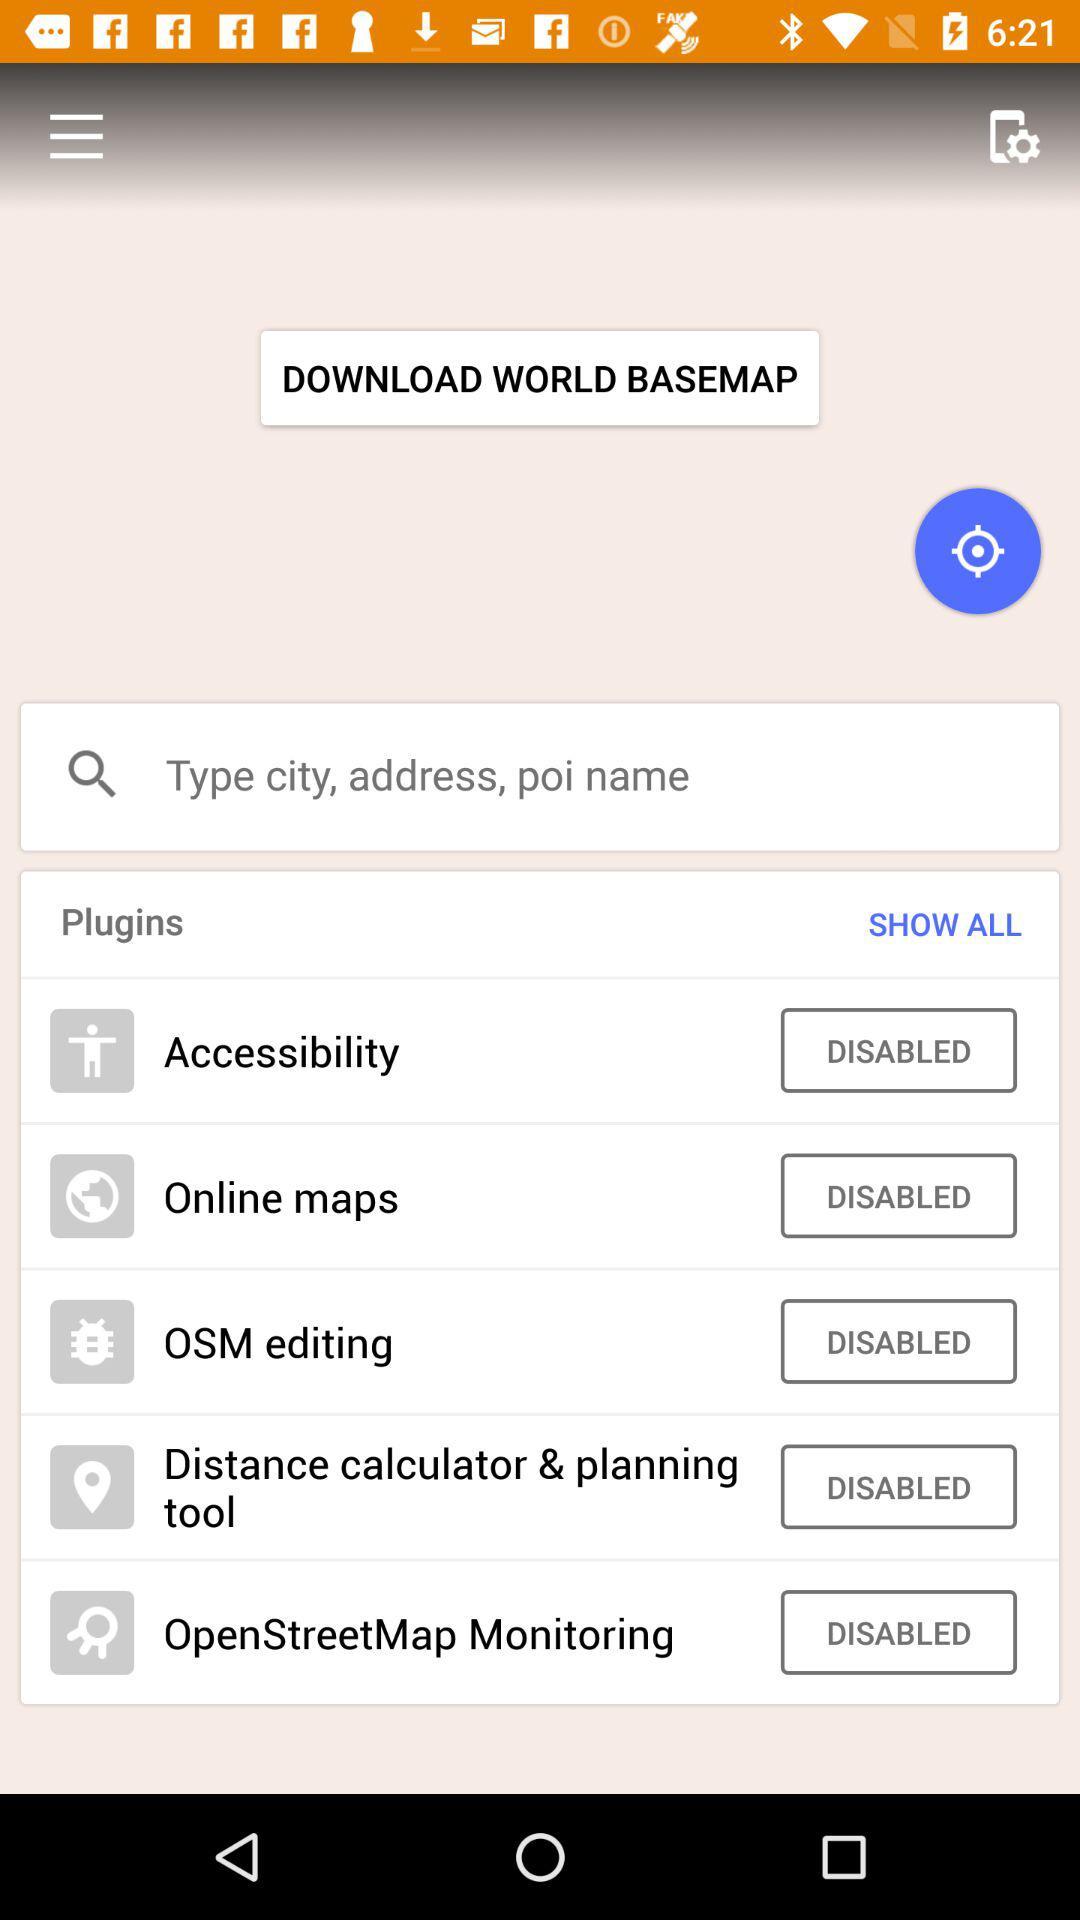 The image size is (1080, 1920). What do you see at coordinates (75, 135) in the screenshot?
I see `the item at the top left corner` at bounding box center [75, 135].